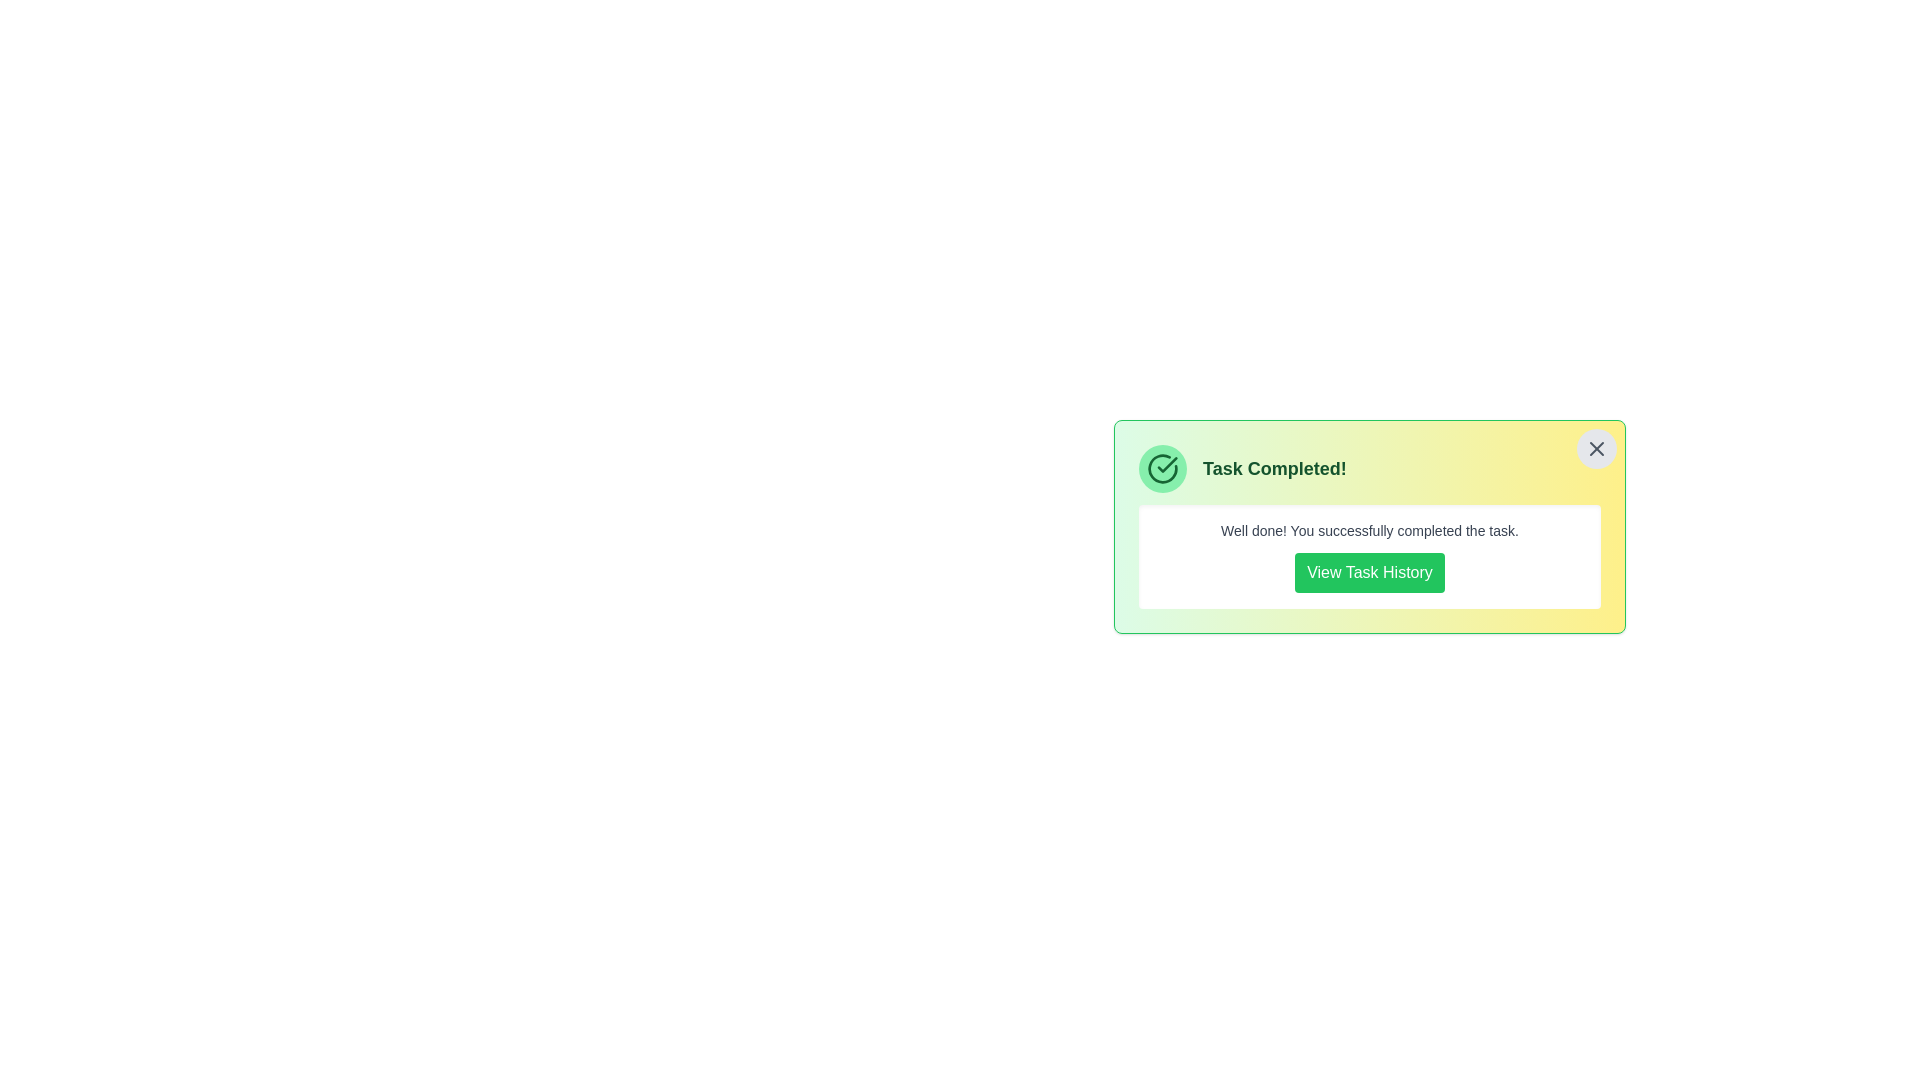  I want to click on 'View Task History' button, so click(1368, 573).